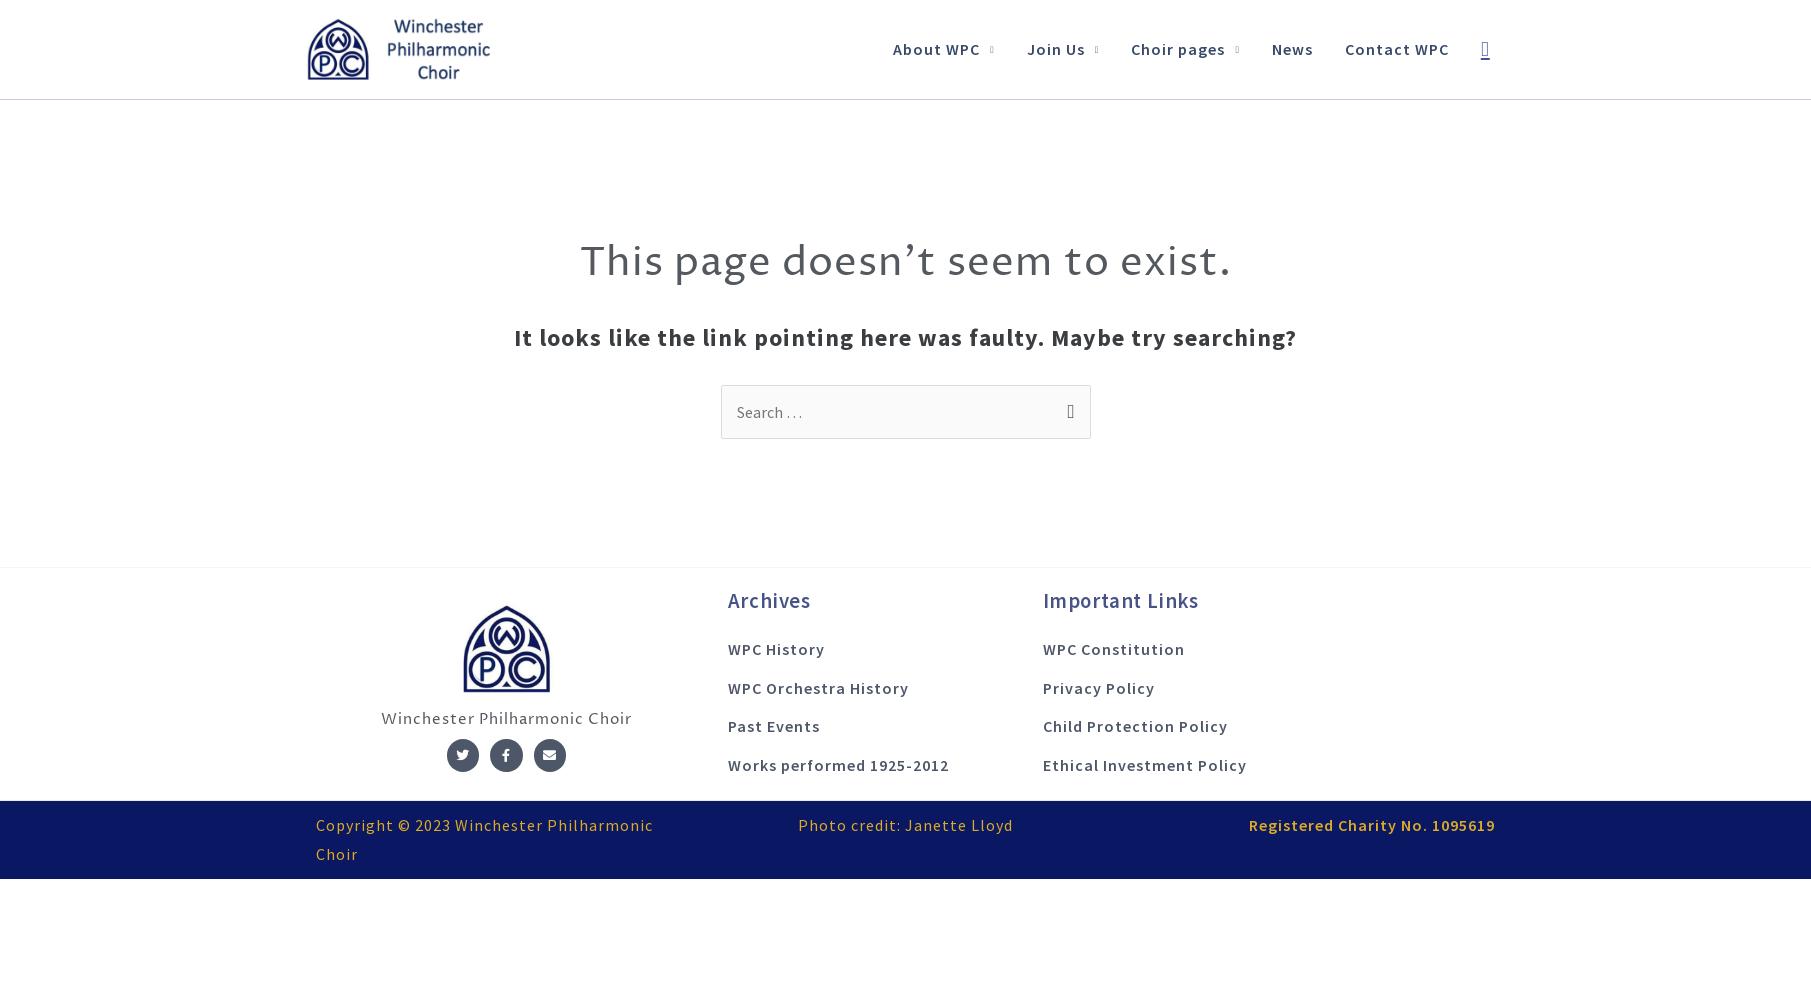  What do you see at coordinates (837, 765) in the screenshot?
I see `'Works performed 1925-2012'` at bounding box center [837, 765].